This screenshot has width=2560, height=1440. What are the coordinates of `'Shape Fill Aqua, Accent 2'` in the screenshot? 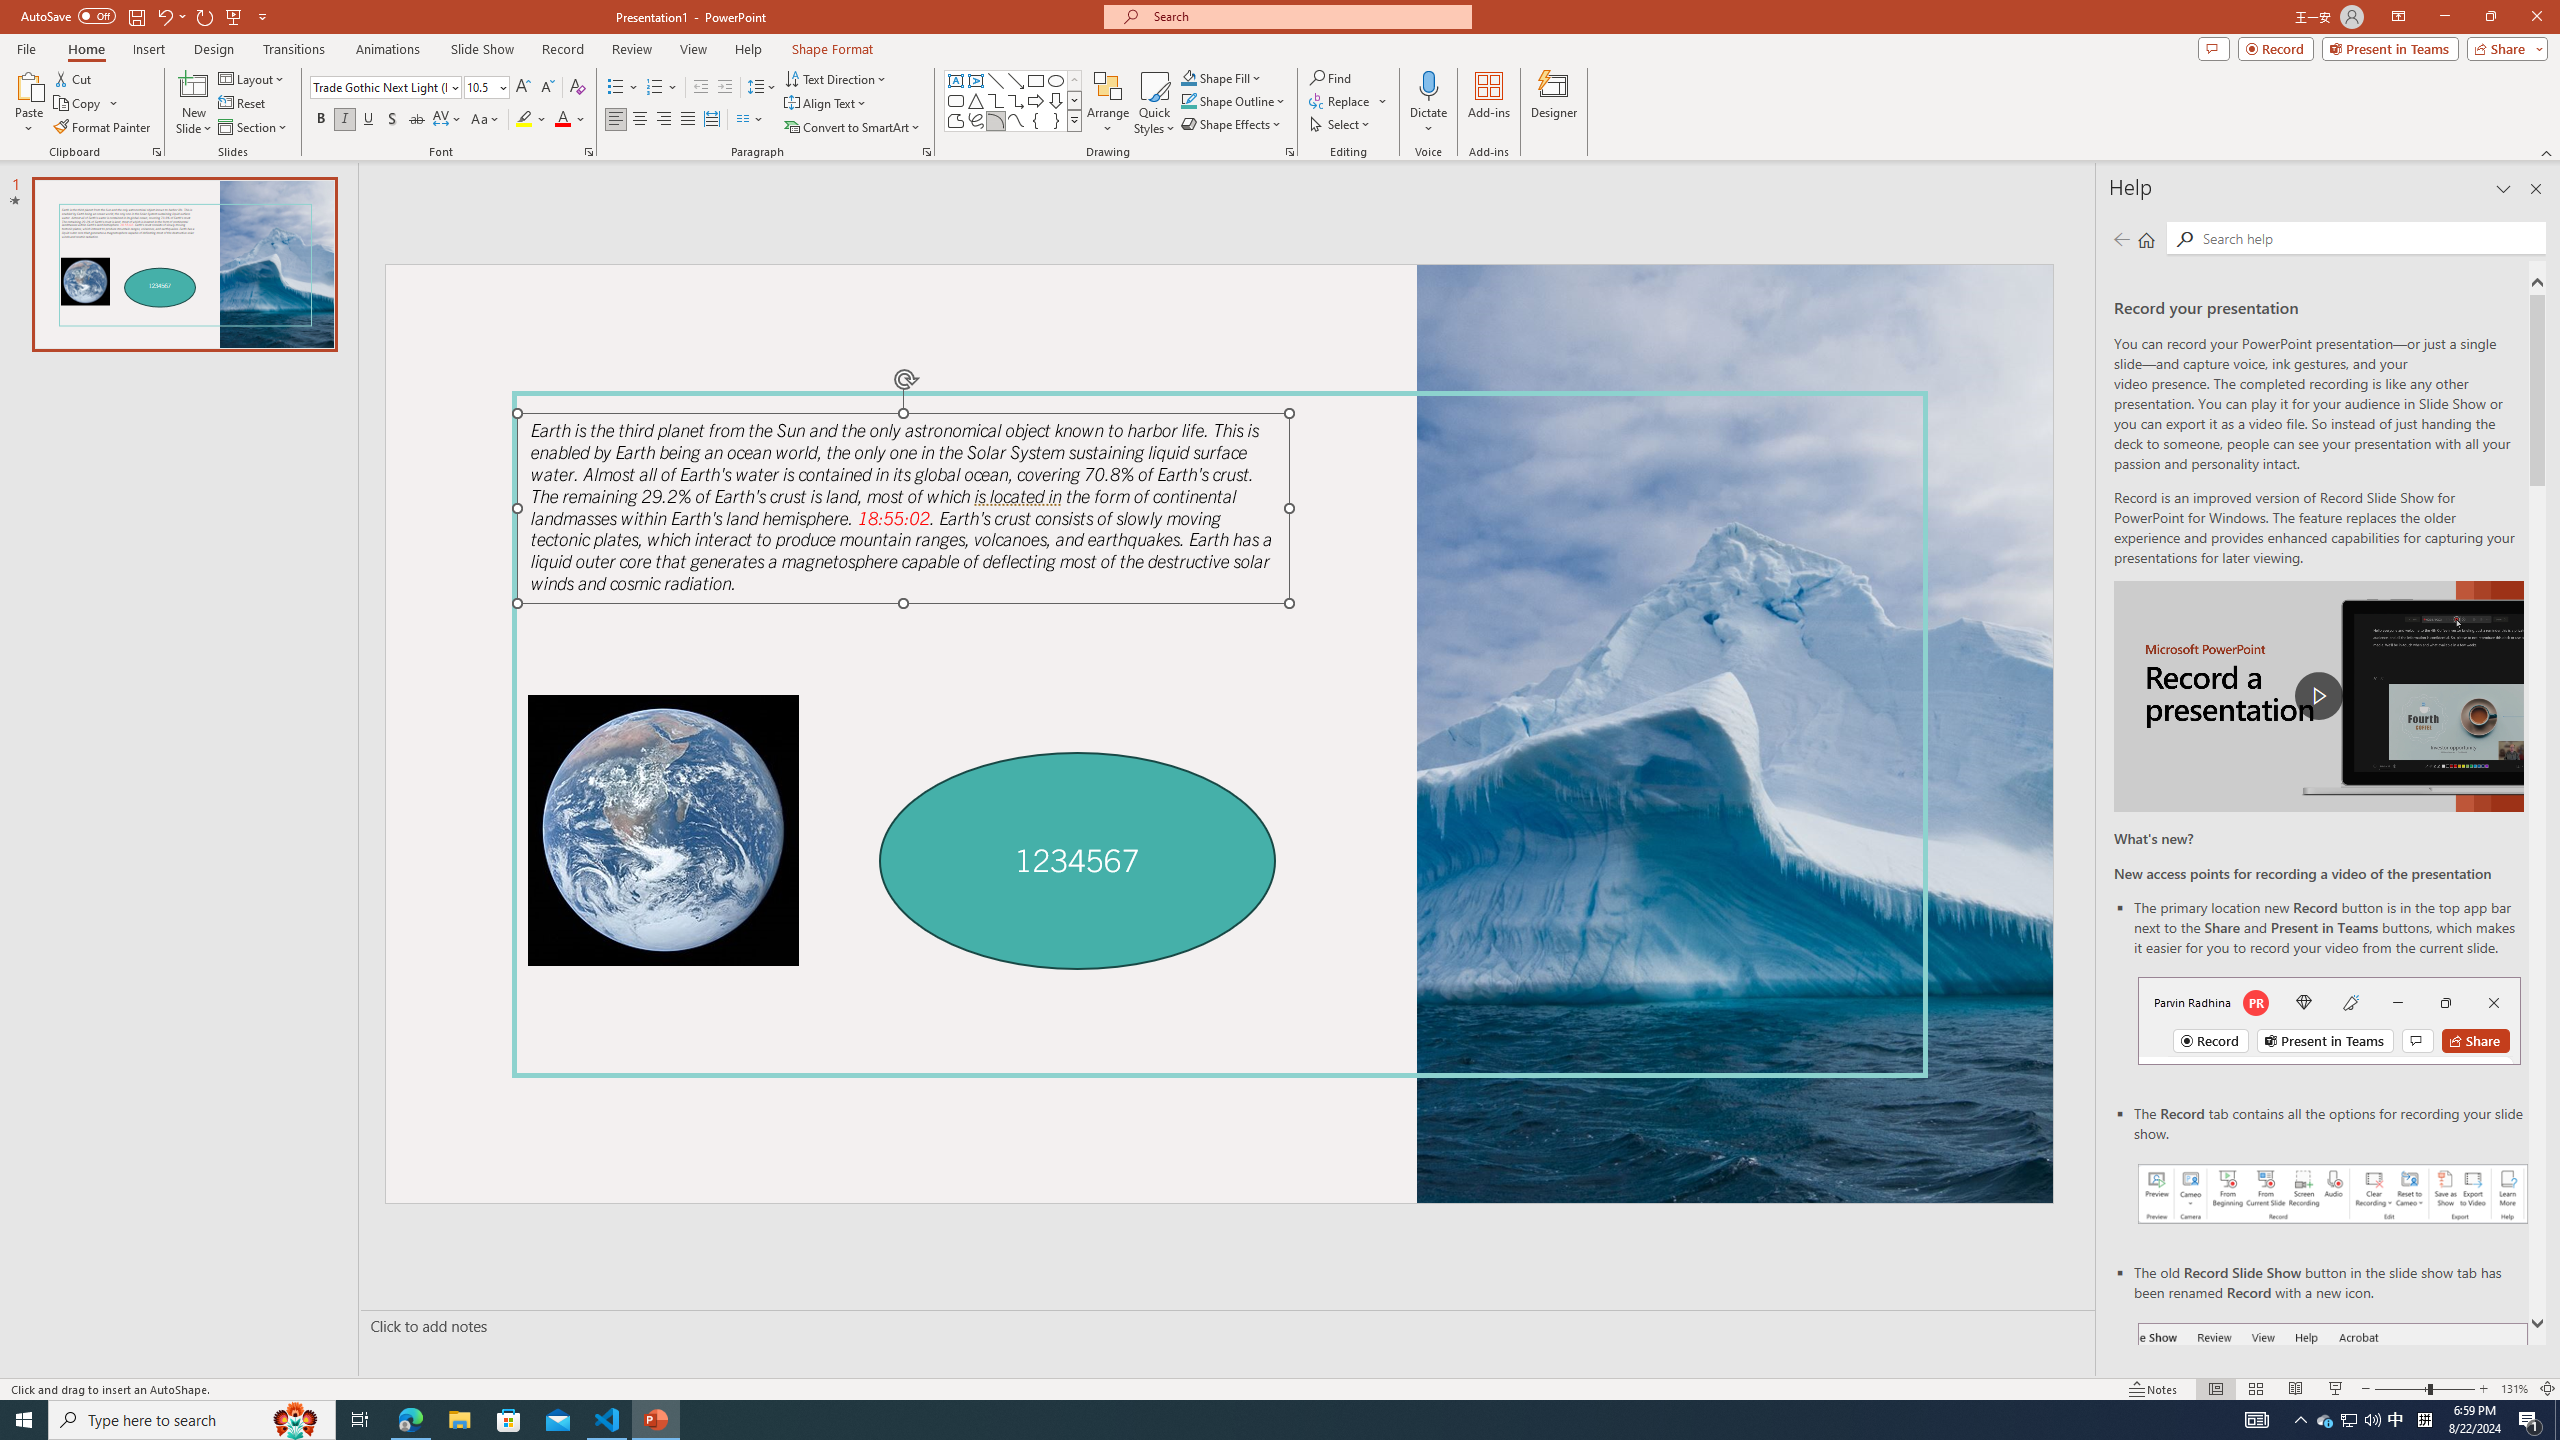 It's located at (1189, 77).